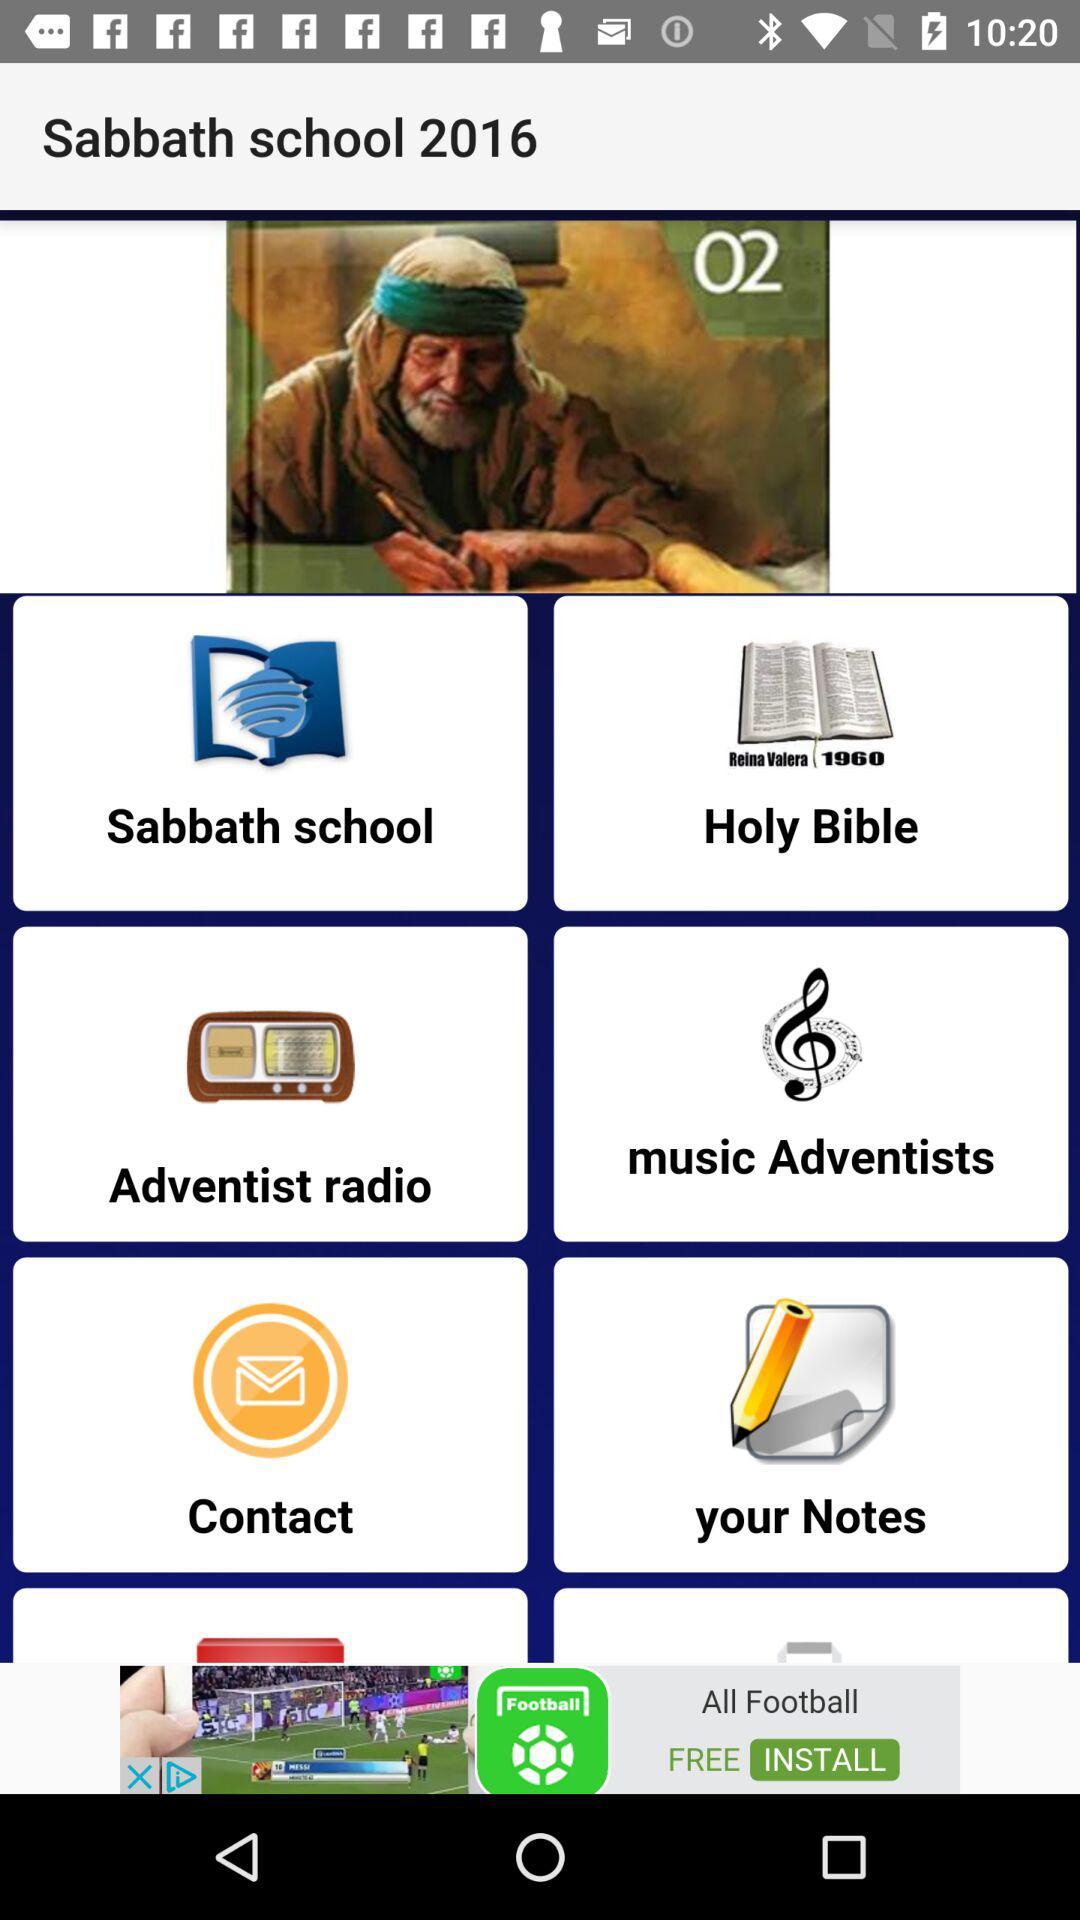 The height and width of the screenshot is (1920, 1080). I want to click on open advertisement, so click(540, 1727).